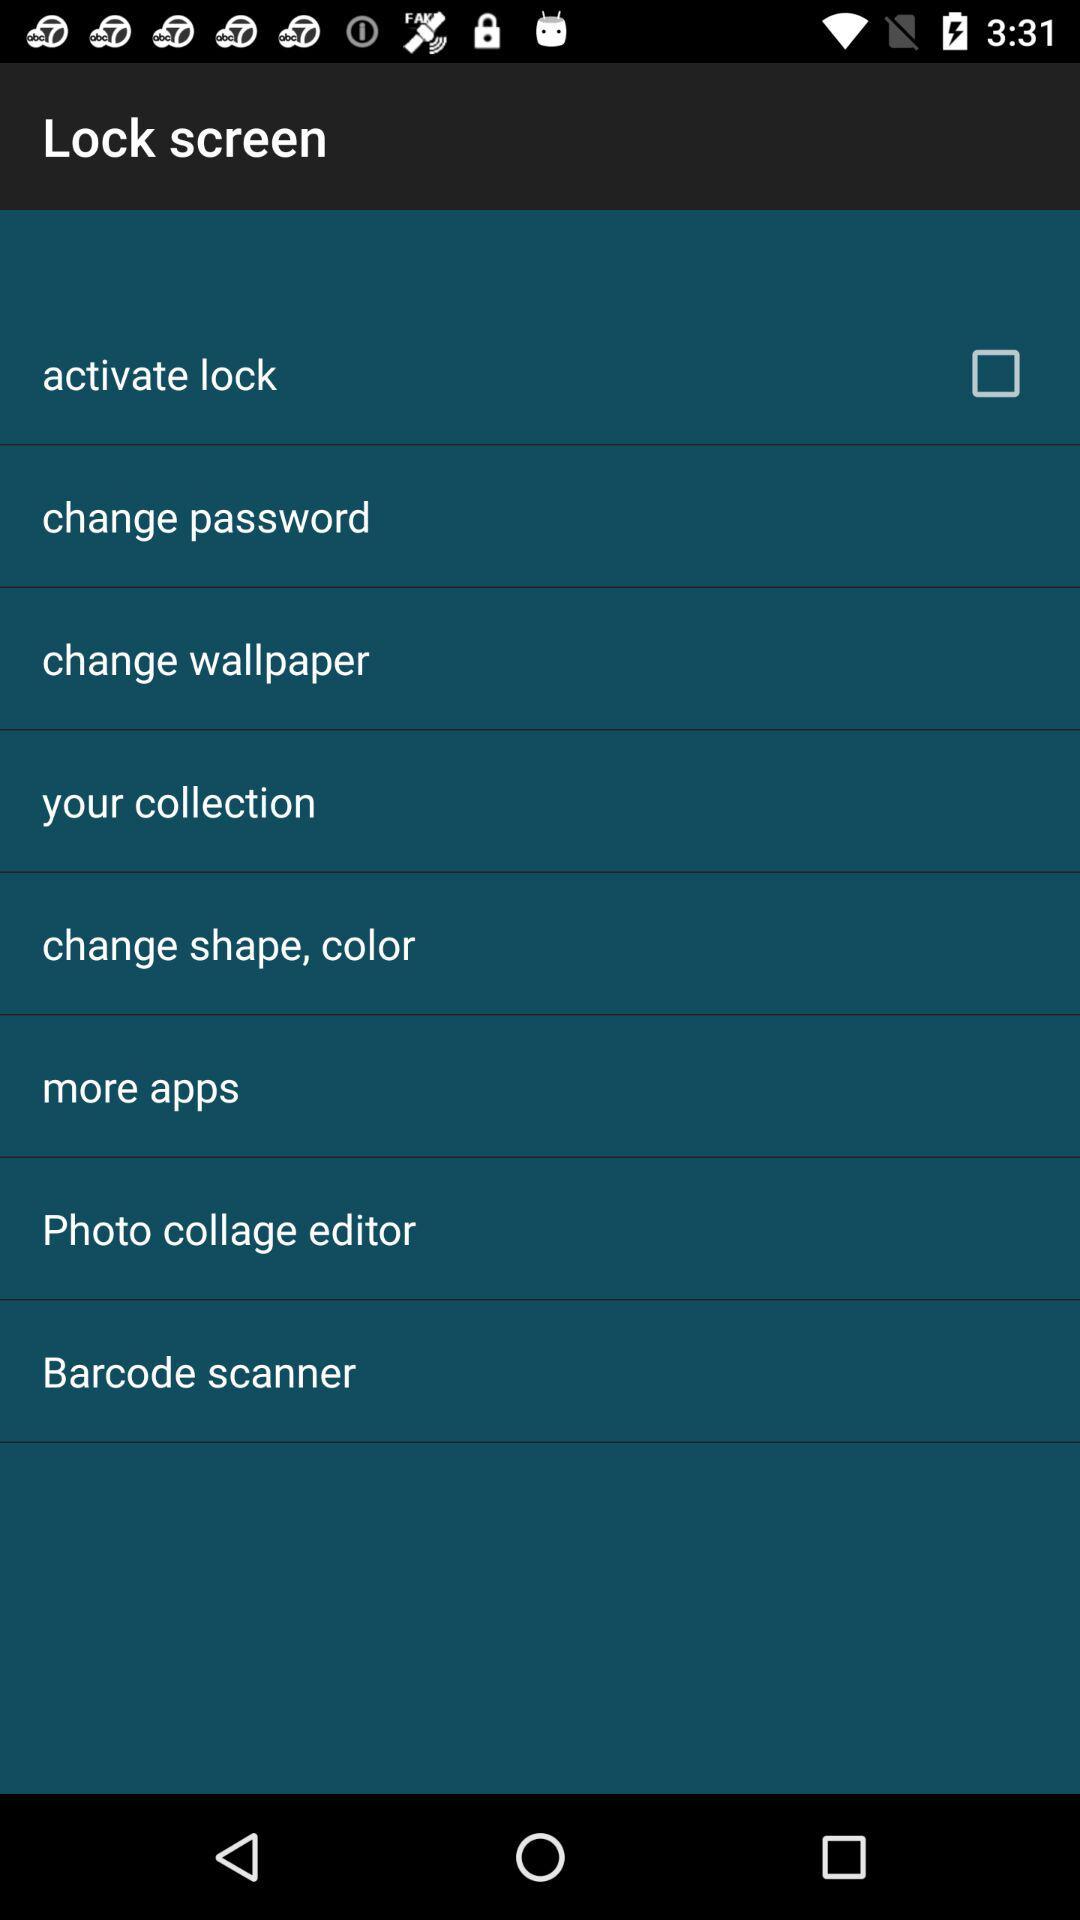 The width and height of the screenshot is (1080, 1920). I want to click on app below the your collection, so click(227, 942).